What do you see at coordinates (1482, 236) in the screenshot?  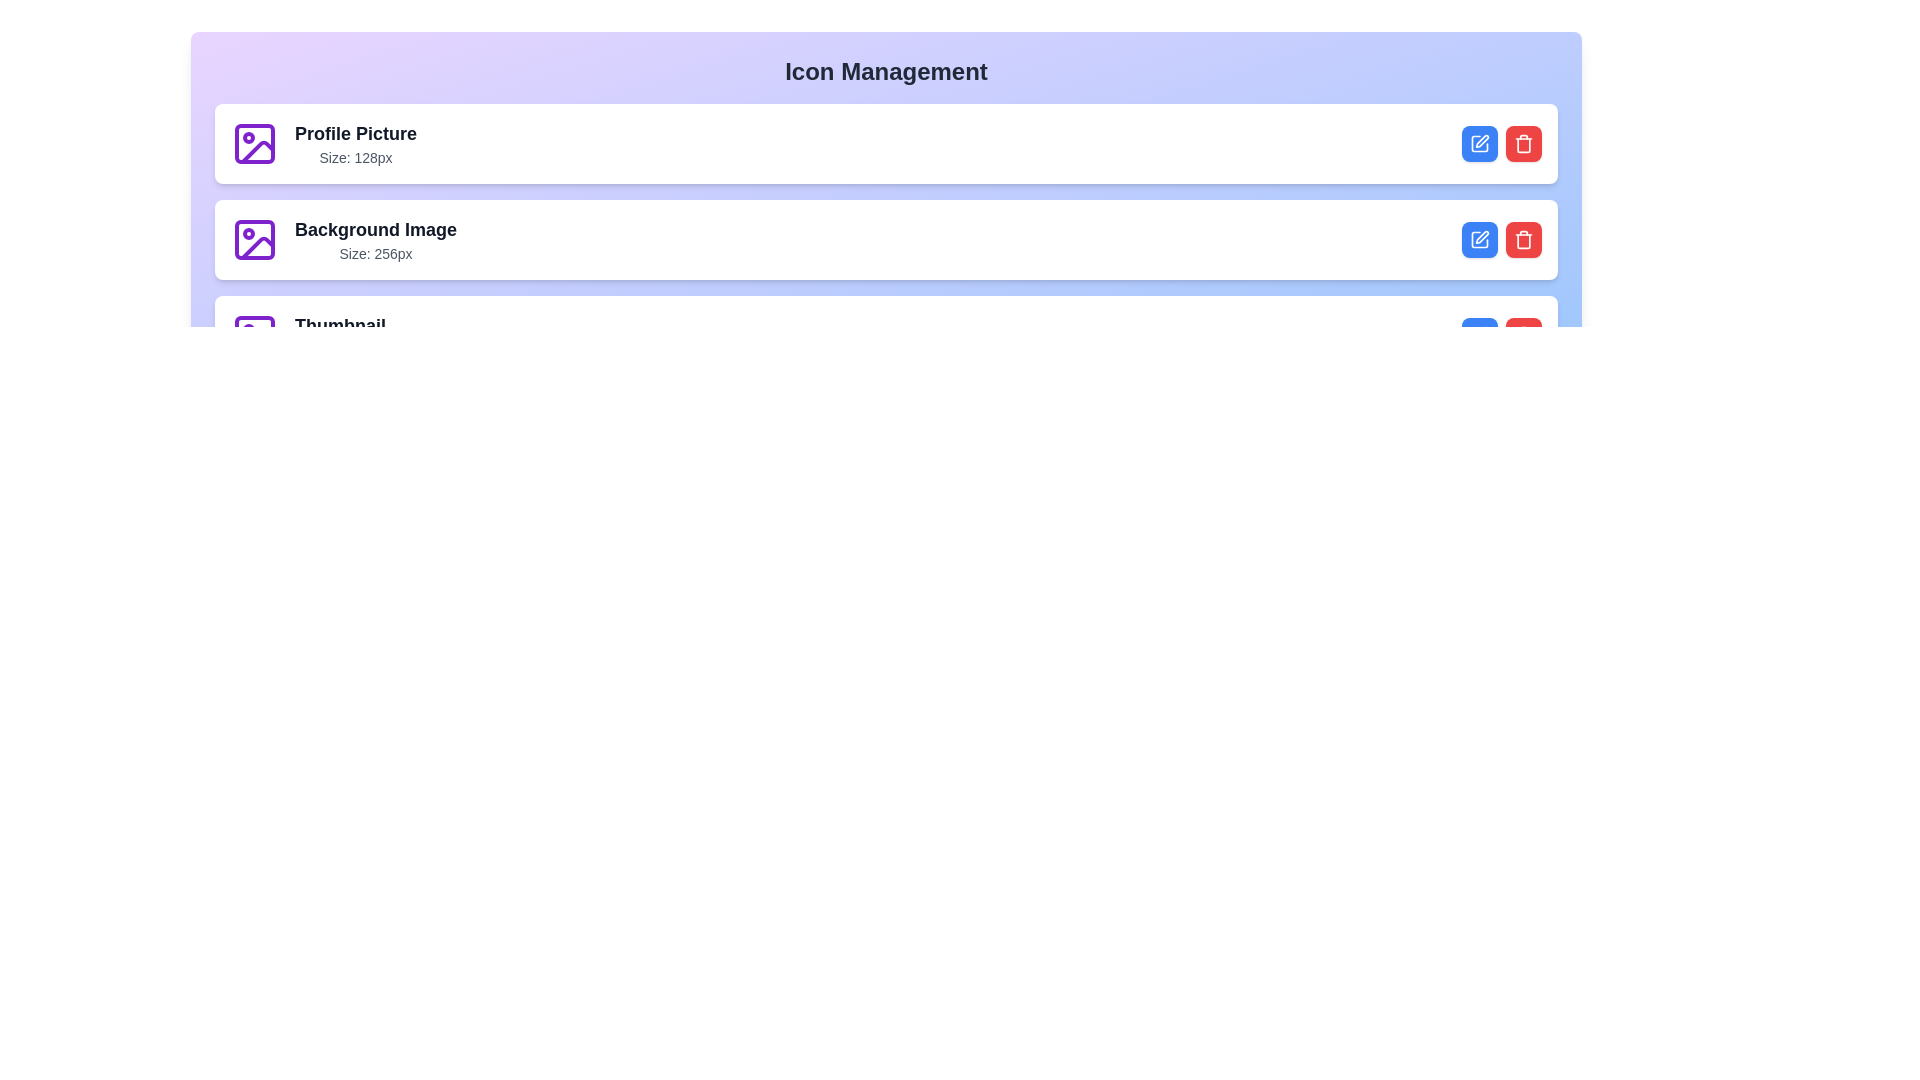 I see `the icon button resembling a pen or writing instrument, which is the secondary icon in a compact set of controls on the right side of an item in a list` at bounding box center [1482, 236].